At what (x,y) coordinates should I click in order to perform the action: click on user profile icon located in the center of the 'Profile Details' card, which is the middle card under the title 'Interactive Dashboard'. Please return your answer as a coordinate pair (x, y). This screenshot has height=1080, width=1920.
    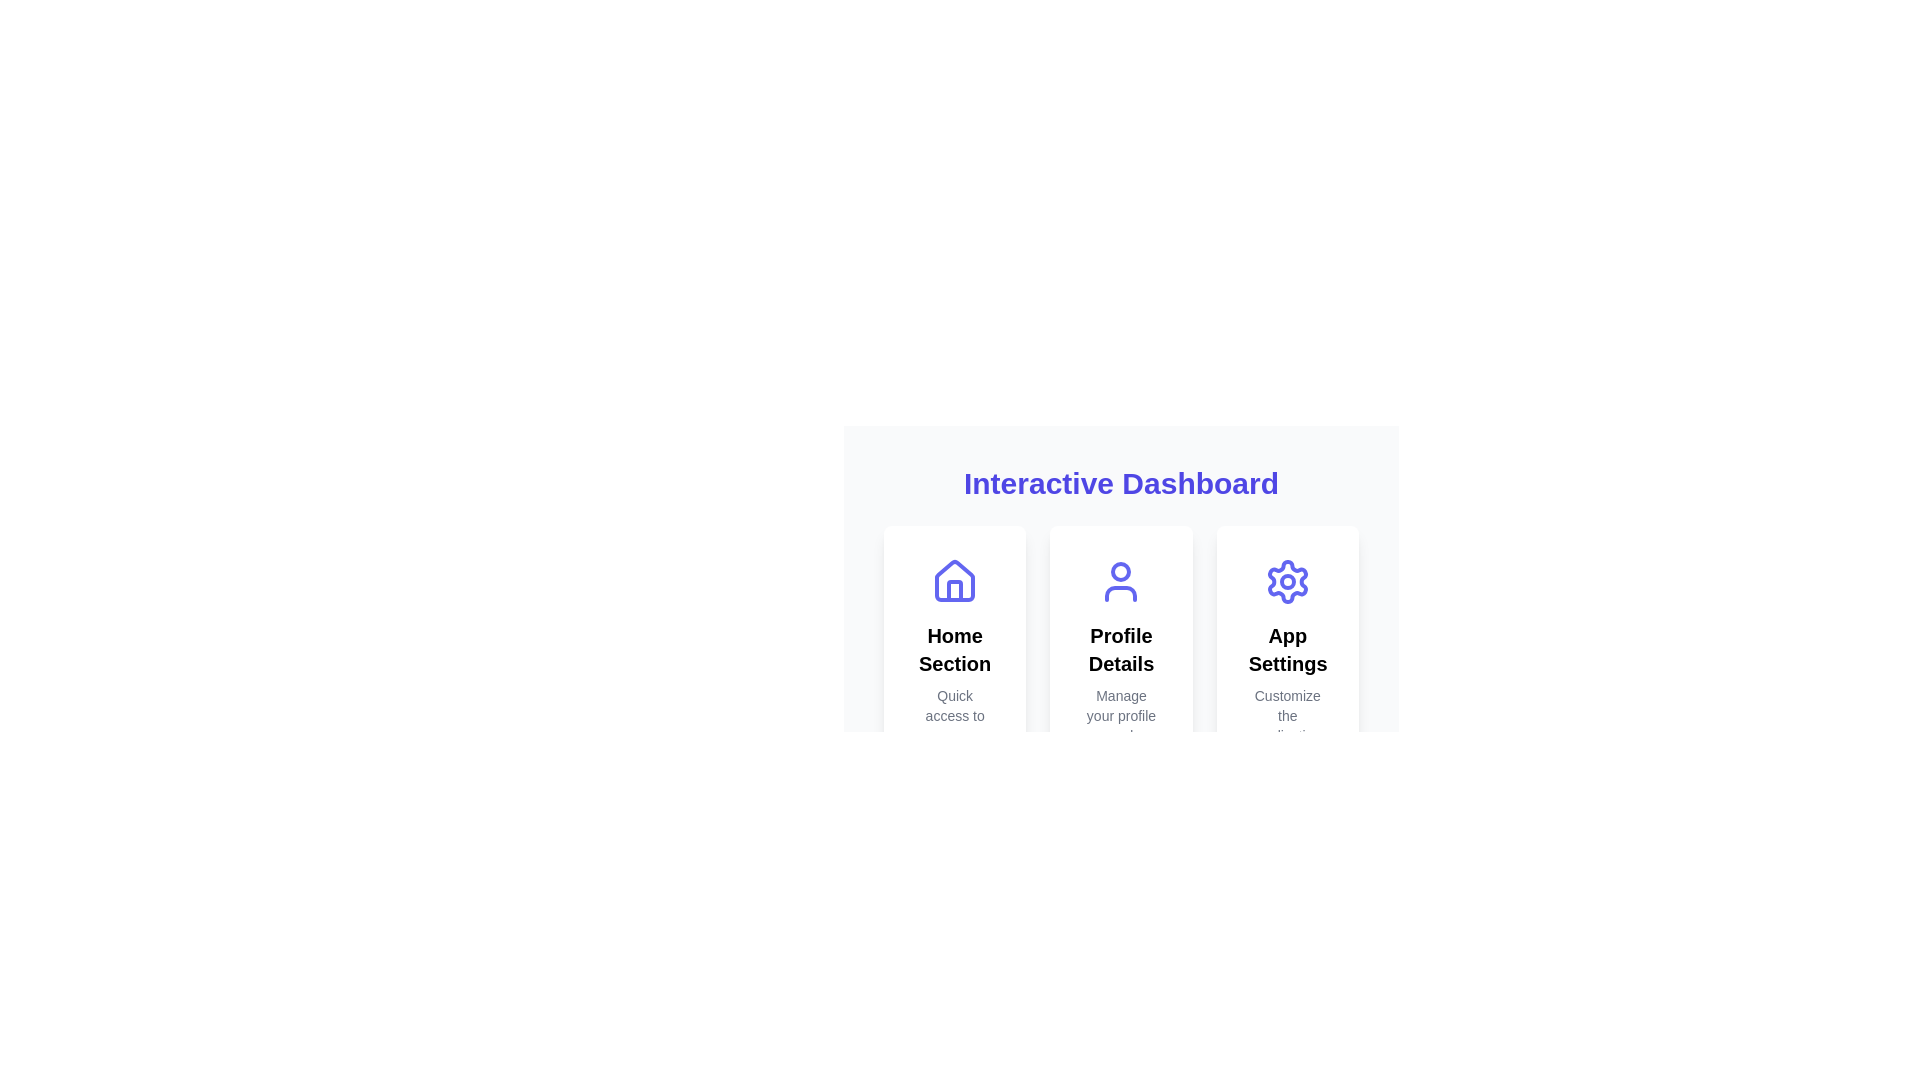
    Looking at the image, I should click on (1121, 582).